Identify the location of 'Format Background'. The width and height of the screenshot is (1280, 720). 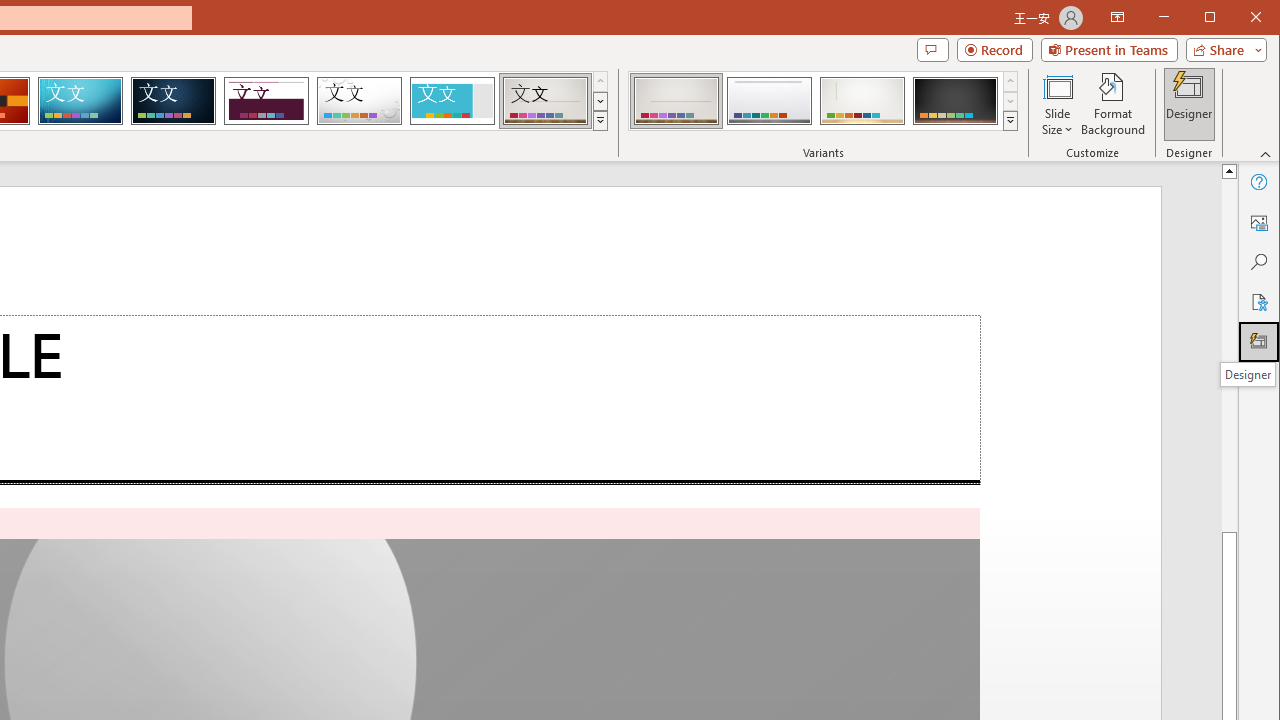
(1112, 104).